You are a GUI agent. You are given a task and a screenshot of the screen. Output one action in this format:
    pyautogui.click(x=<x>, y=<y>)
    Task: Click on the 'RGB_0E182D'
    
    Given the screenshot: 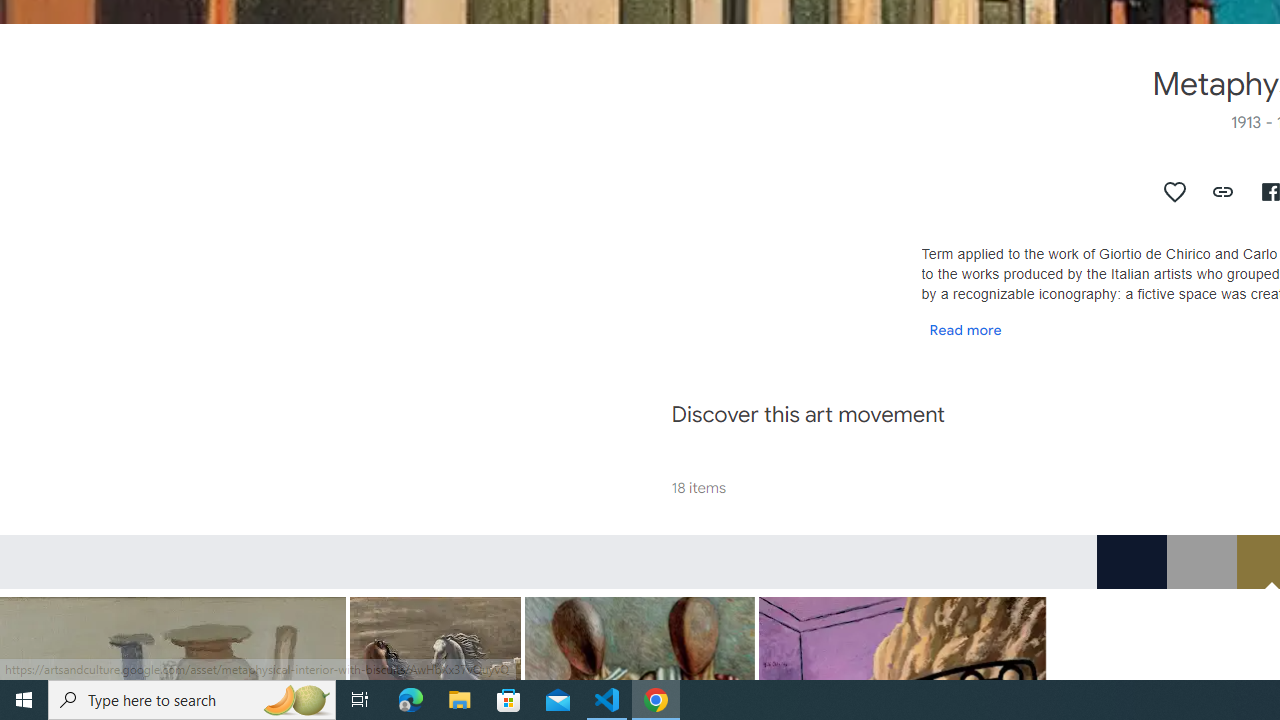 What is the action you would take?
    pyautogui.click(x=1131, y=561)
    